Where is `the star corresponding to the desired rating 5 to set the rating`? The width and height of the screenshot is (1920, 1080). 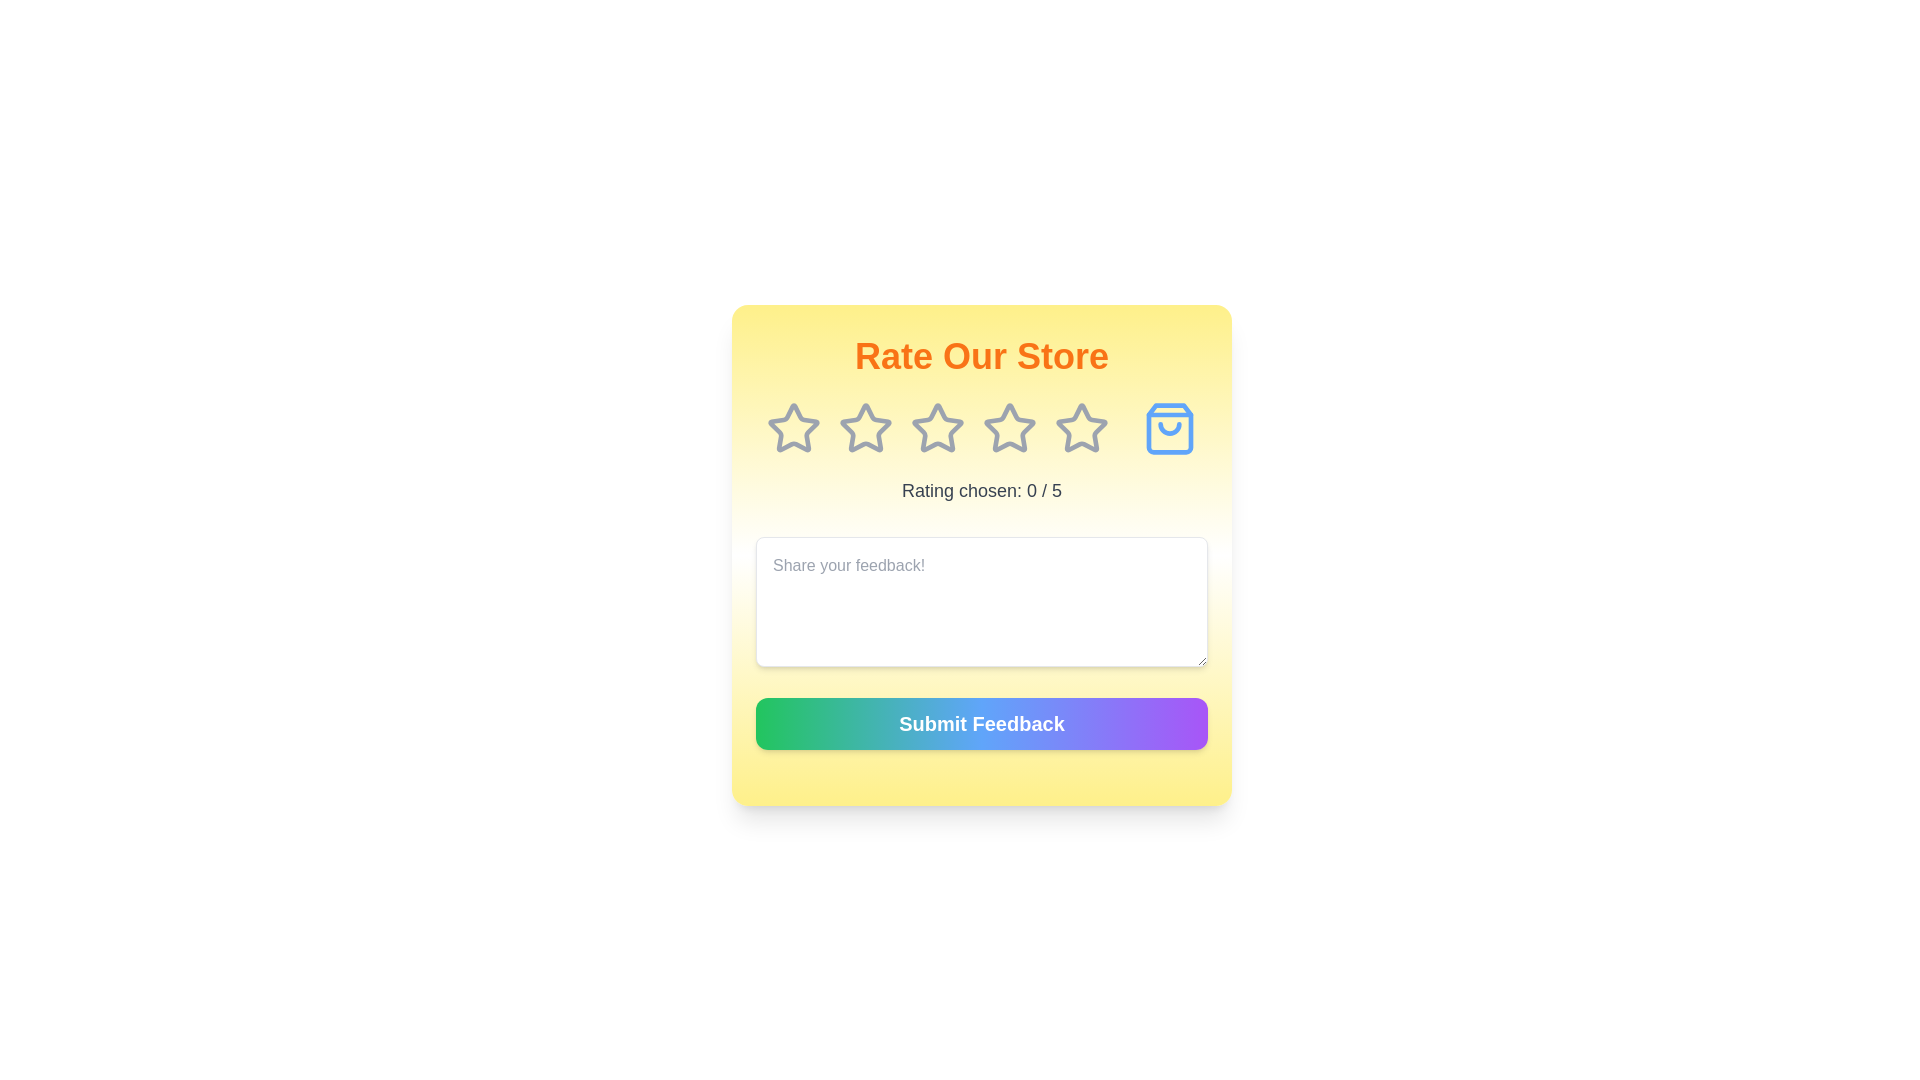
the star corresponding to the desired rating 5 to set the rating is located at coordinates (1080, 427).